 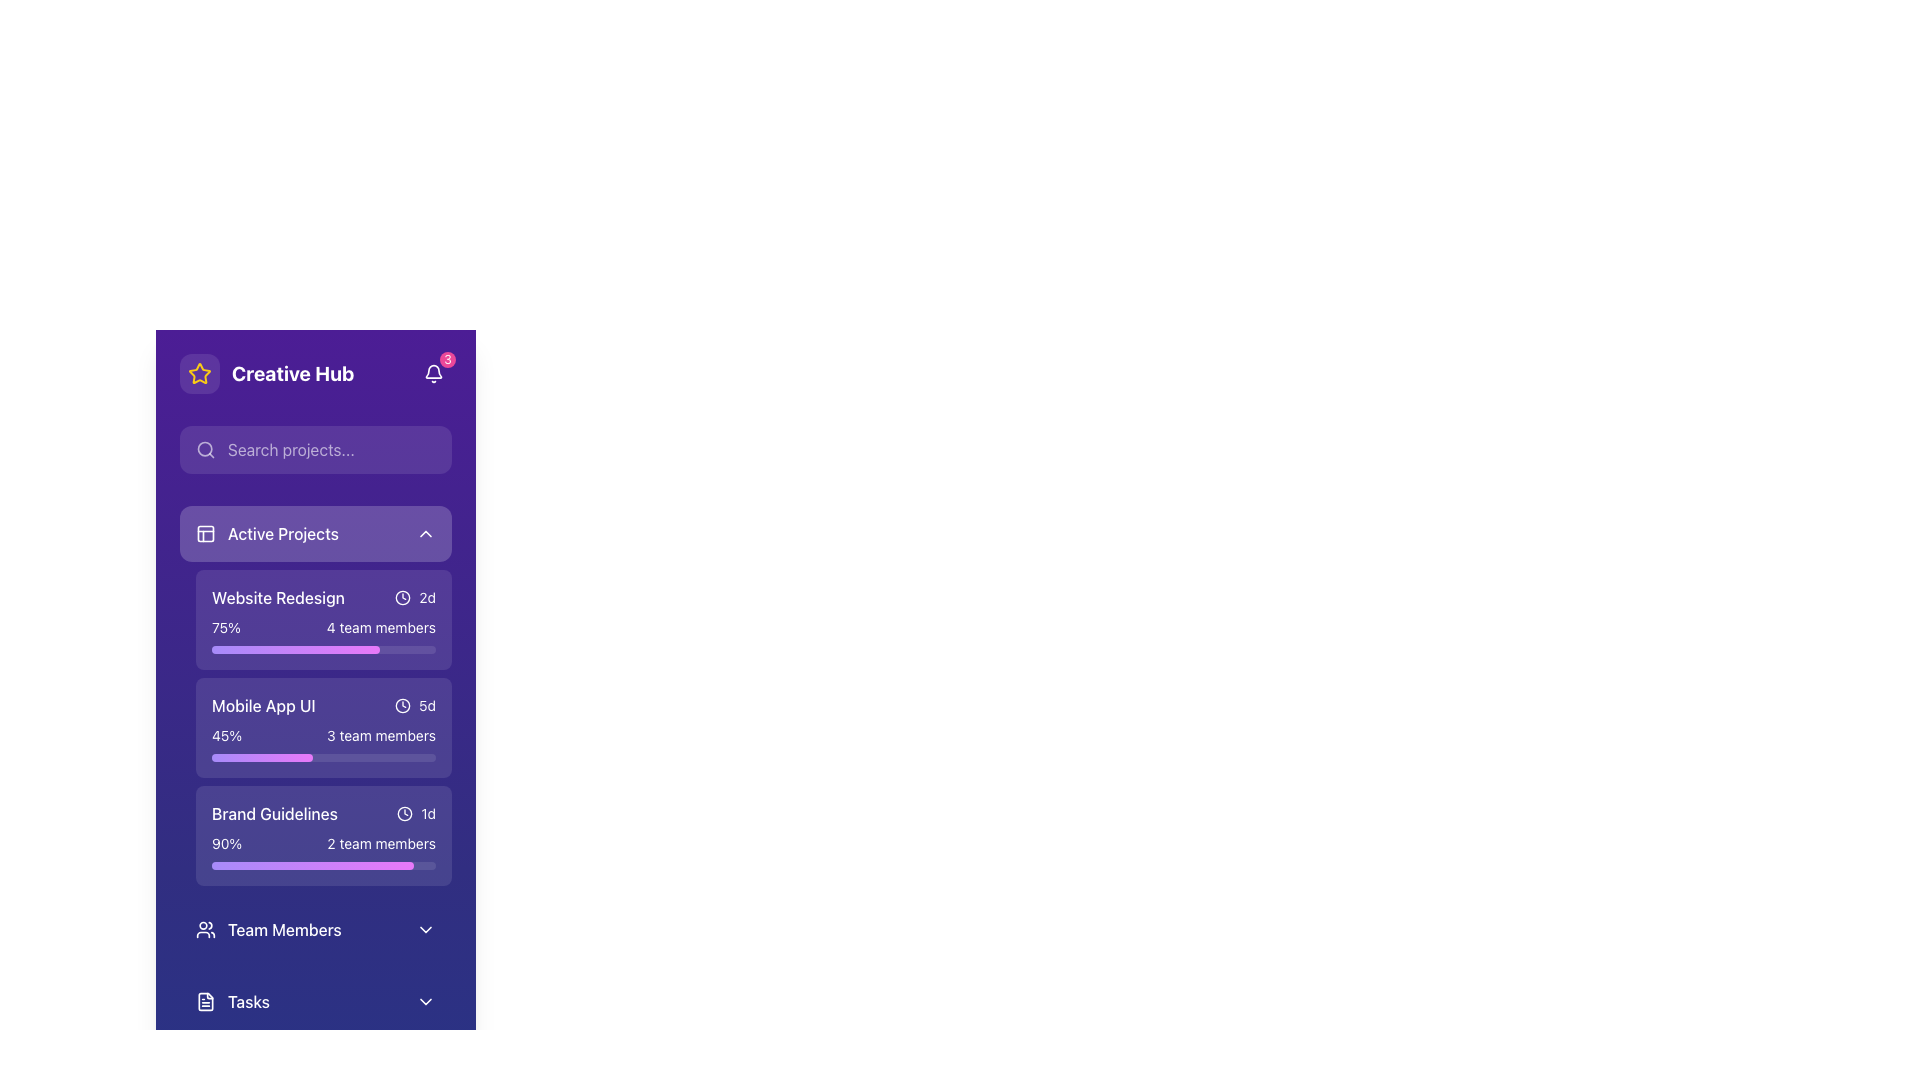 I want to click on the star icon located at the top left of the purple sidebar, which represents a highlight or favorite feature, to make it visually prominent, so click(x=200, y=374).